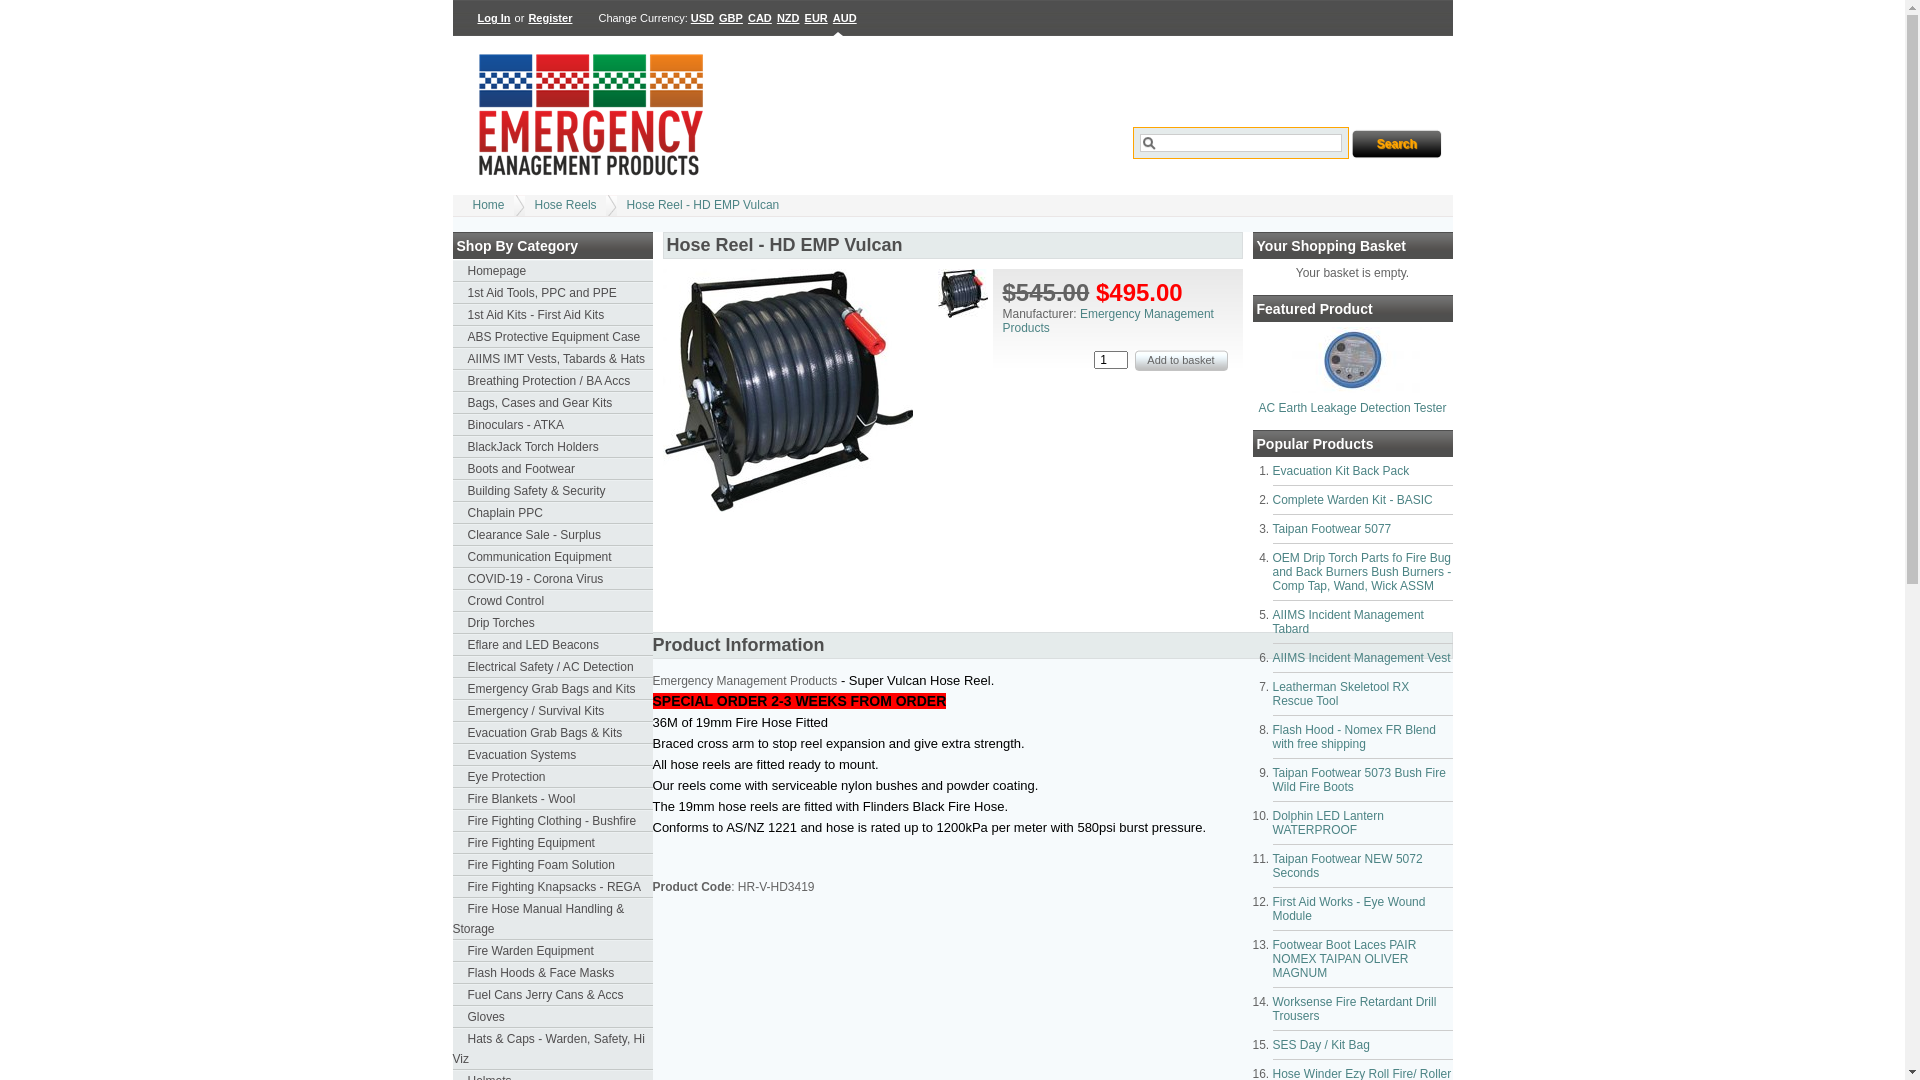 The image size is (1920, 1080). Describe the element at coordinates (1347, 865) in the screenshot. I see `'Taipan Footwear NEW 5072 Seconds'` at that location.